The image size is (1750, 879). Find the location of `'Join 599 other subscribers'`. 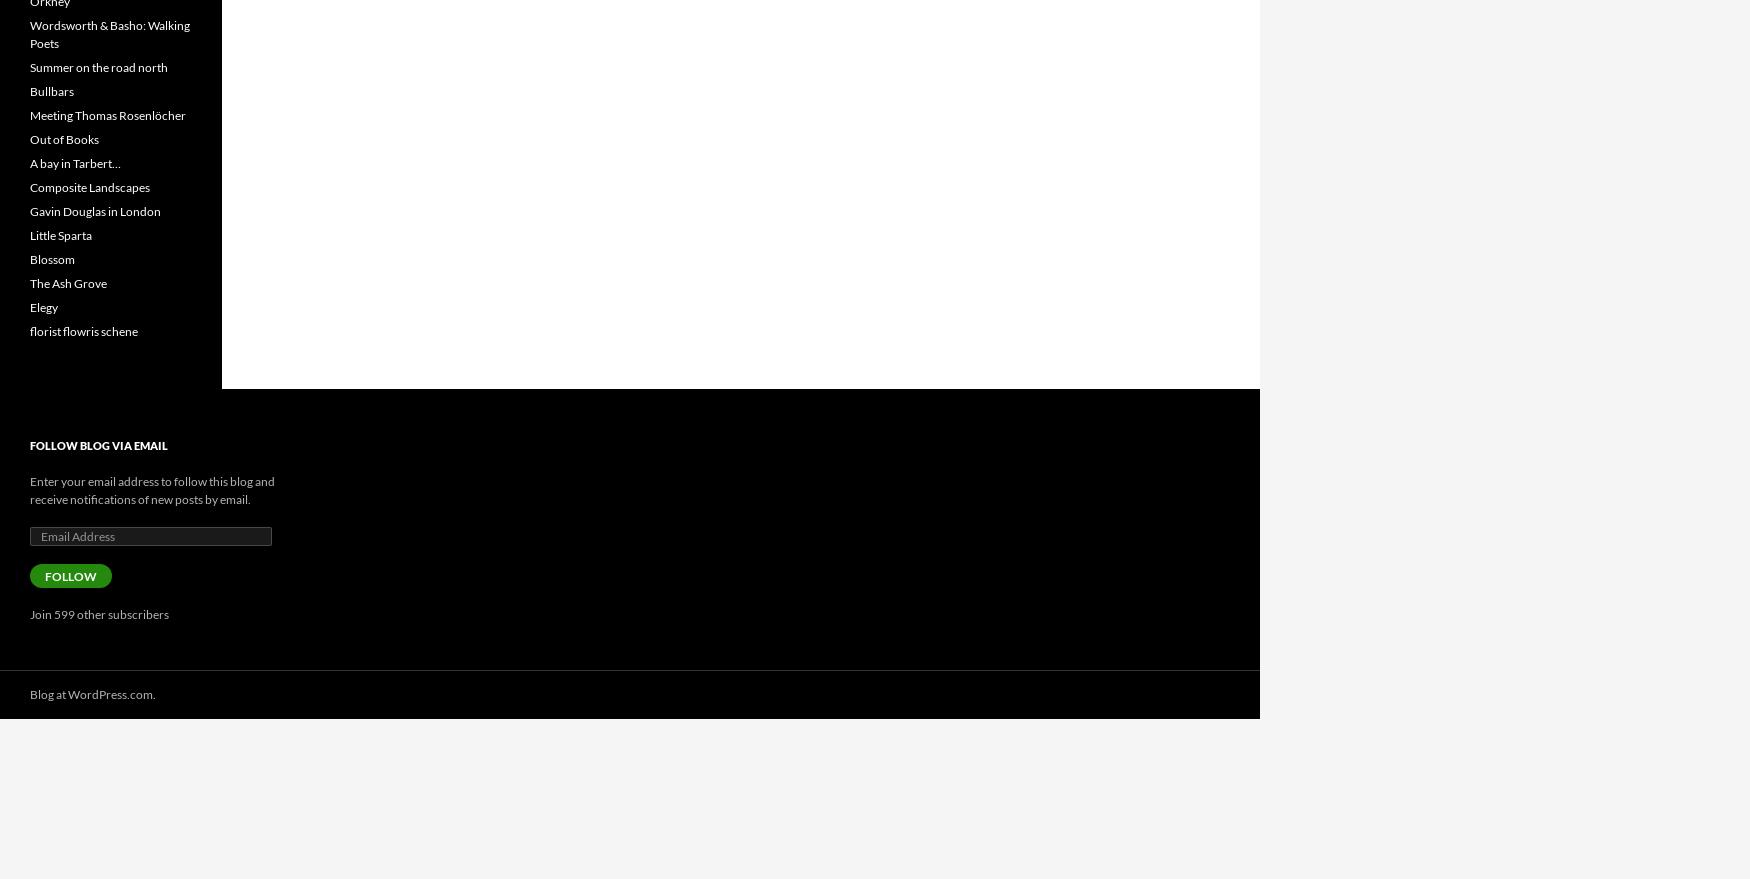

'Join 599 other subscribers' is located at coordinates (99, 614).